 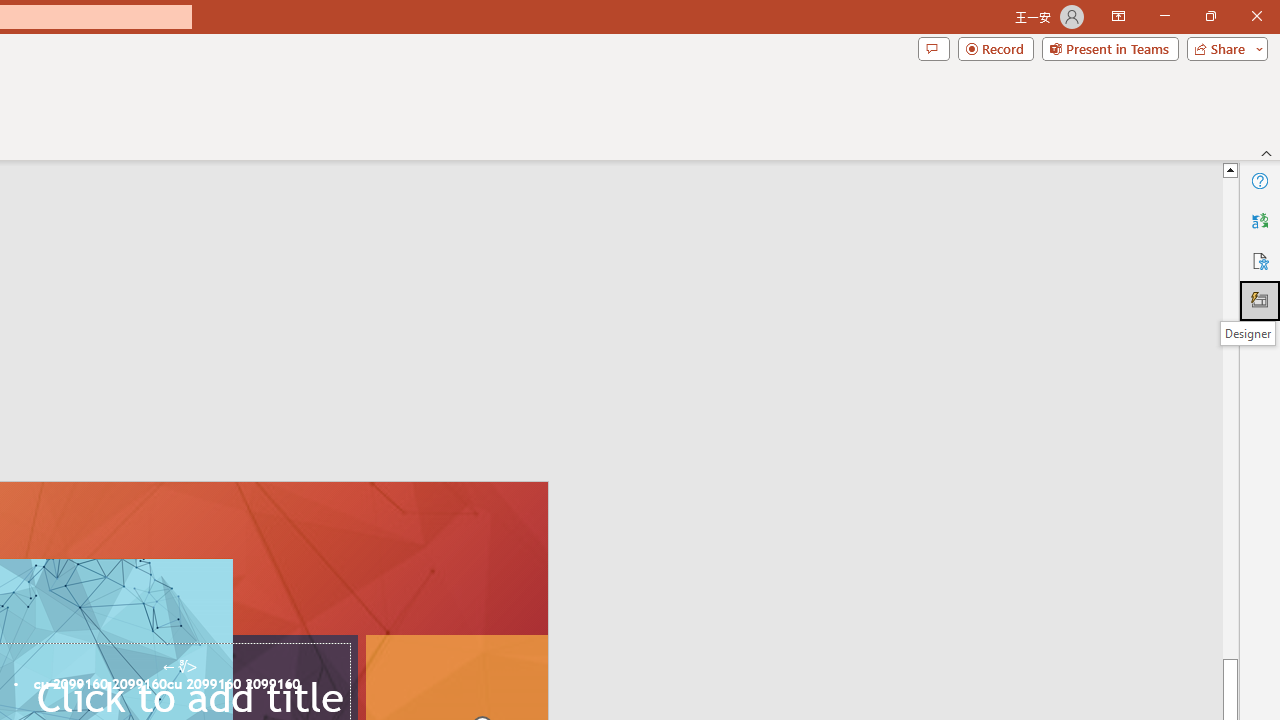 What do you see at coordinates (186, 685) in the screenshot?
I see `'TextBox 61'` at bounding box center [186, 685].